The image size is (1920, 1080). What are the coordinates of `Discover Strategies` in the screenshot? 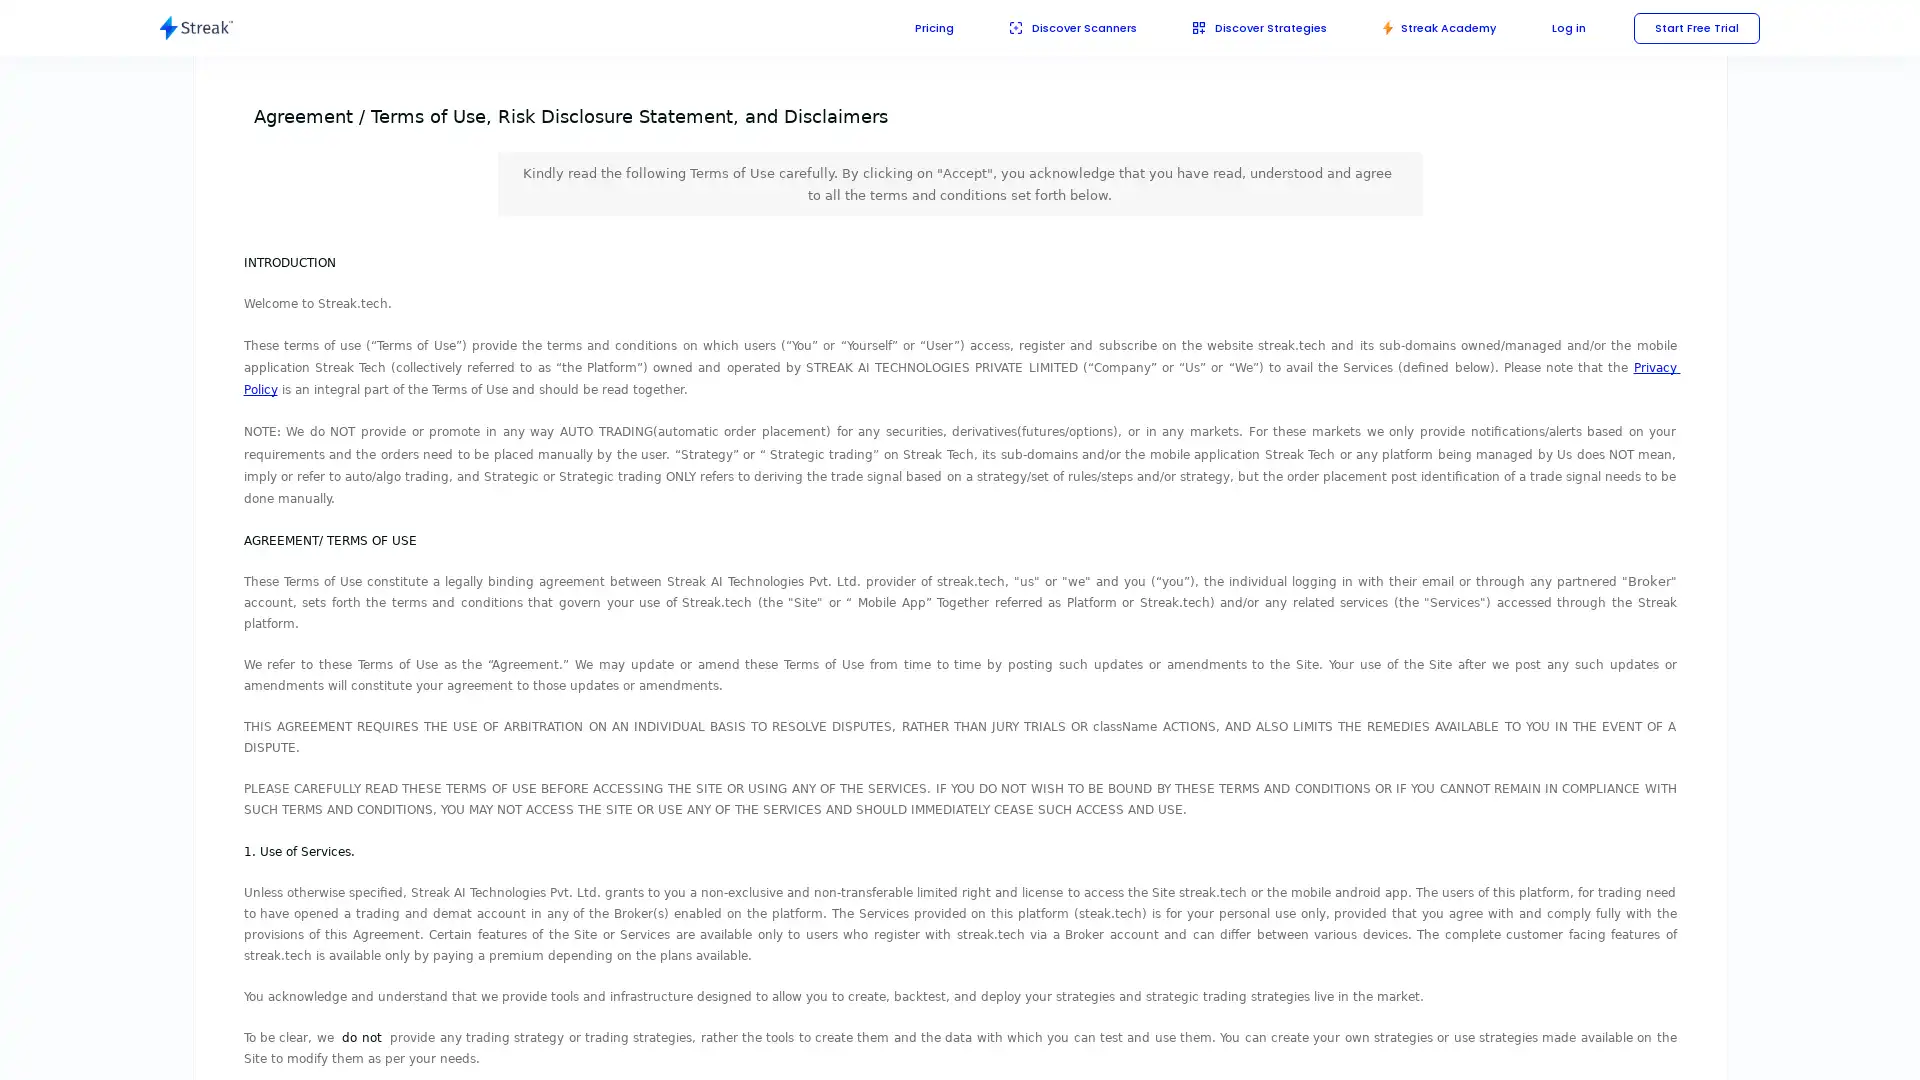 It's located at (1242, 27).